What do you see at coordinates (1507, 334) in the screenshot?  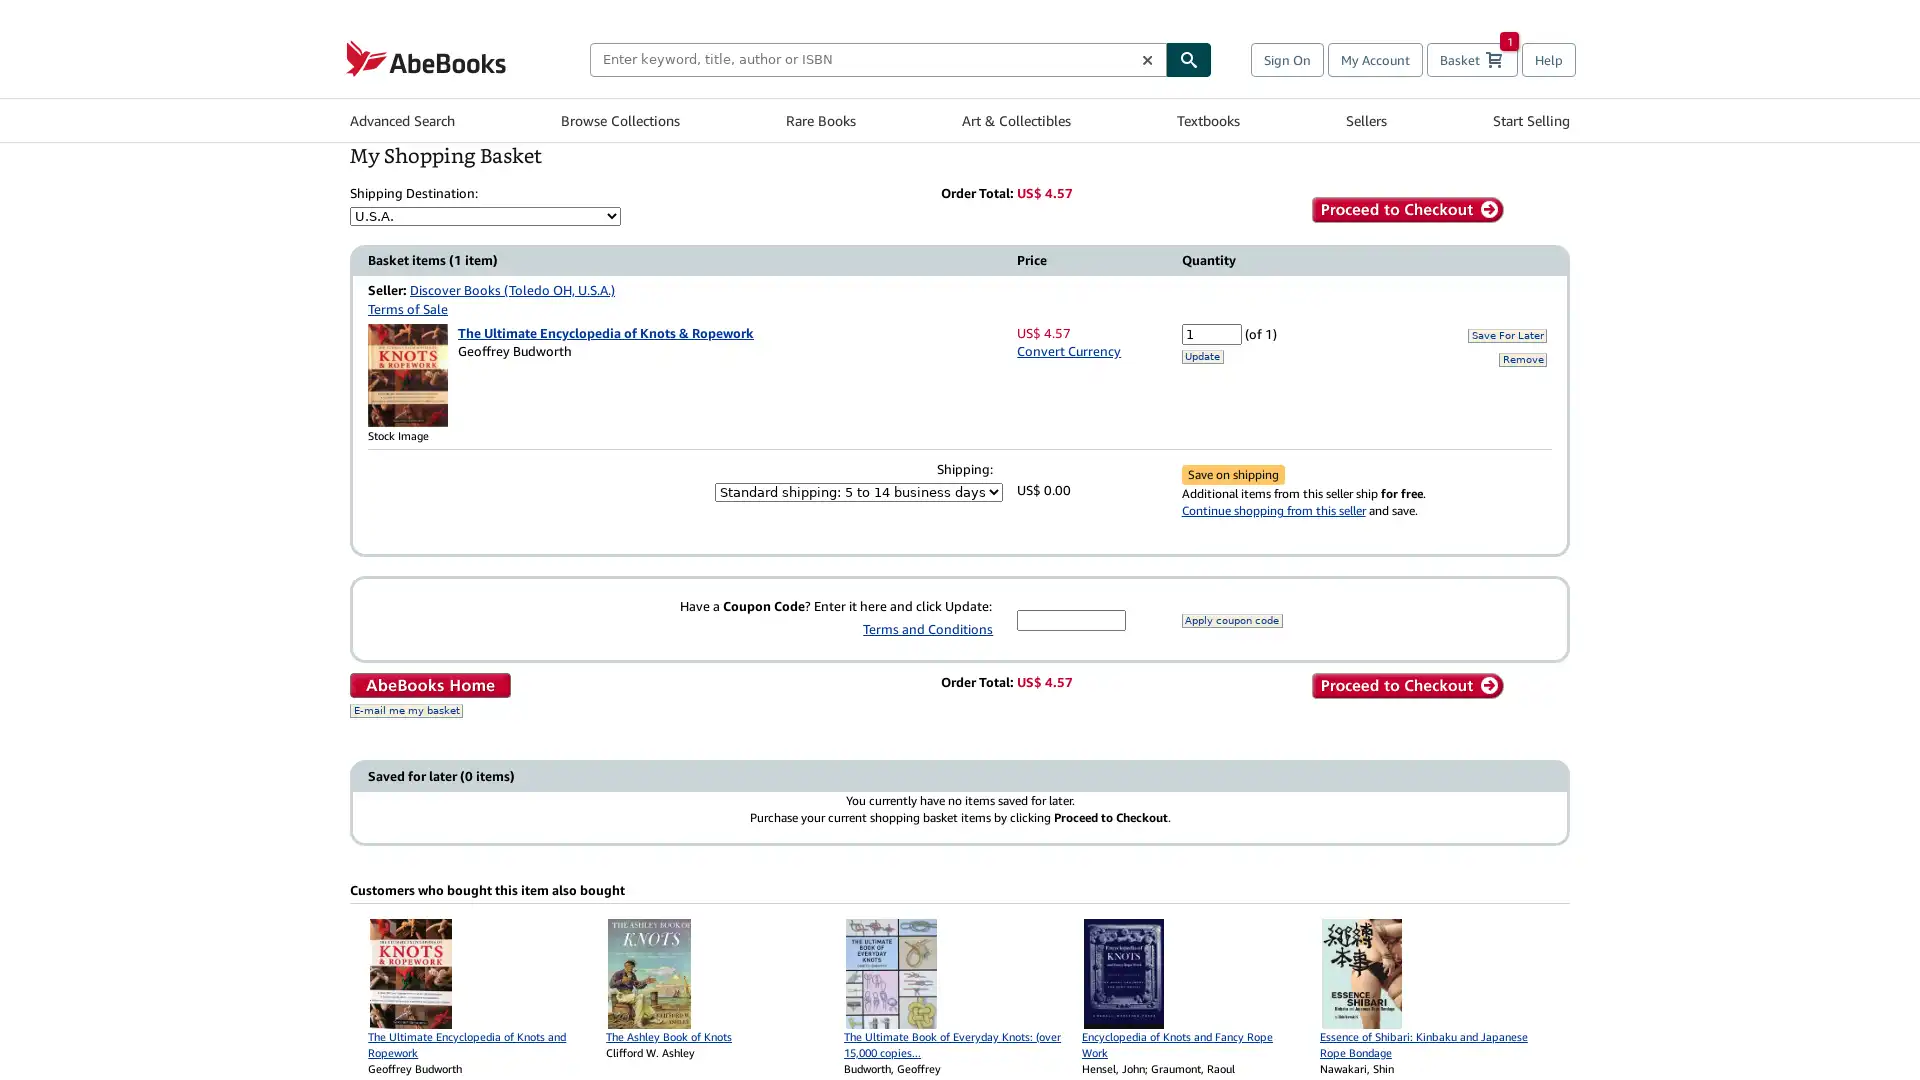 I see `Save For Later: The Ultimate Encyclopedia of Knots & Ropework` at bounding box center [1507, 334].